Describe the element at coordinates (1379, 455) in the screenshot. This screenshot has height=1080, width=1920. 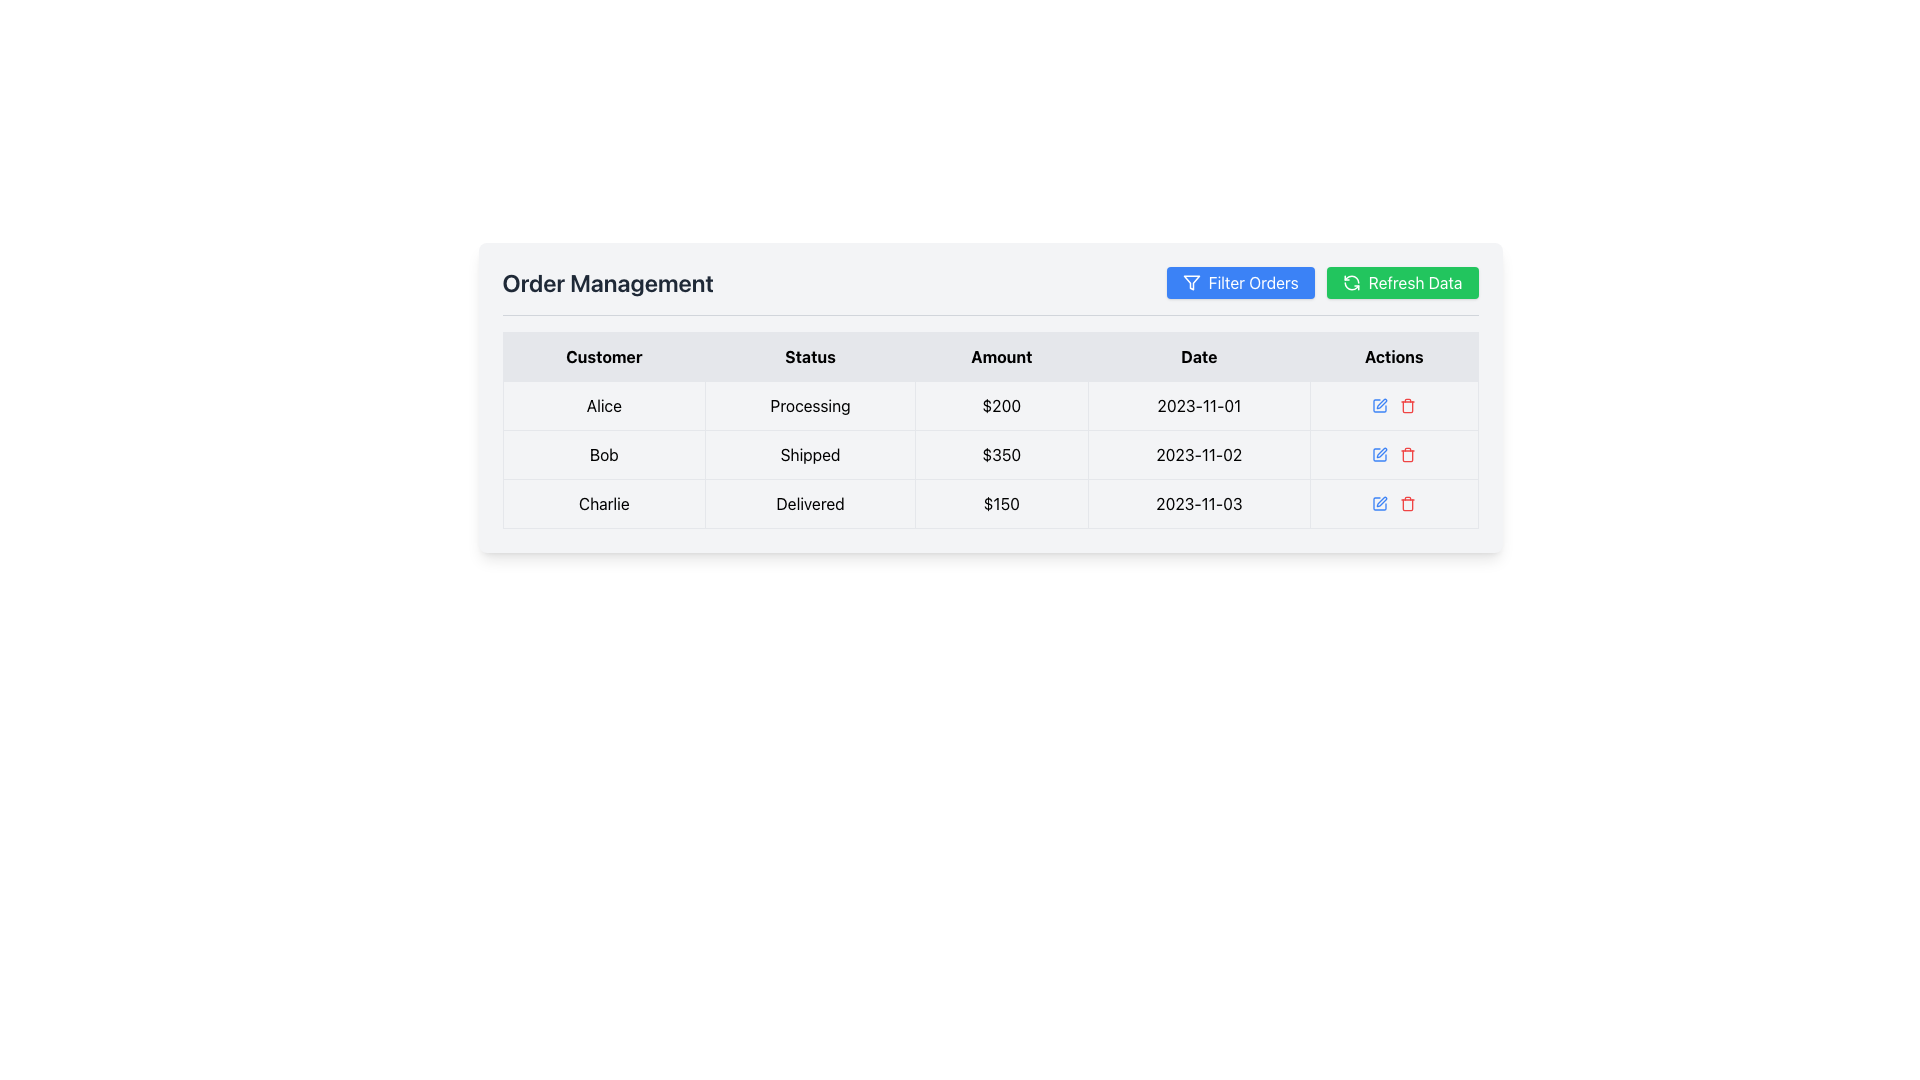
I see `the edit icon located in the 'Actions' column of the second row of the data table` at that location.